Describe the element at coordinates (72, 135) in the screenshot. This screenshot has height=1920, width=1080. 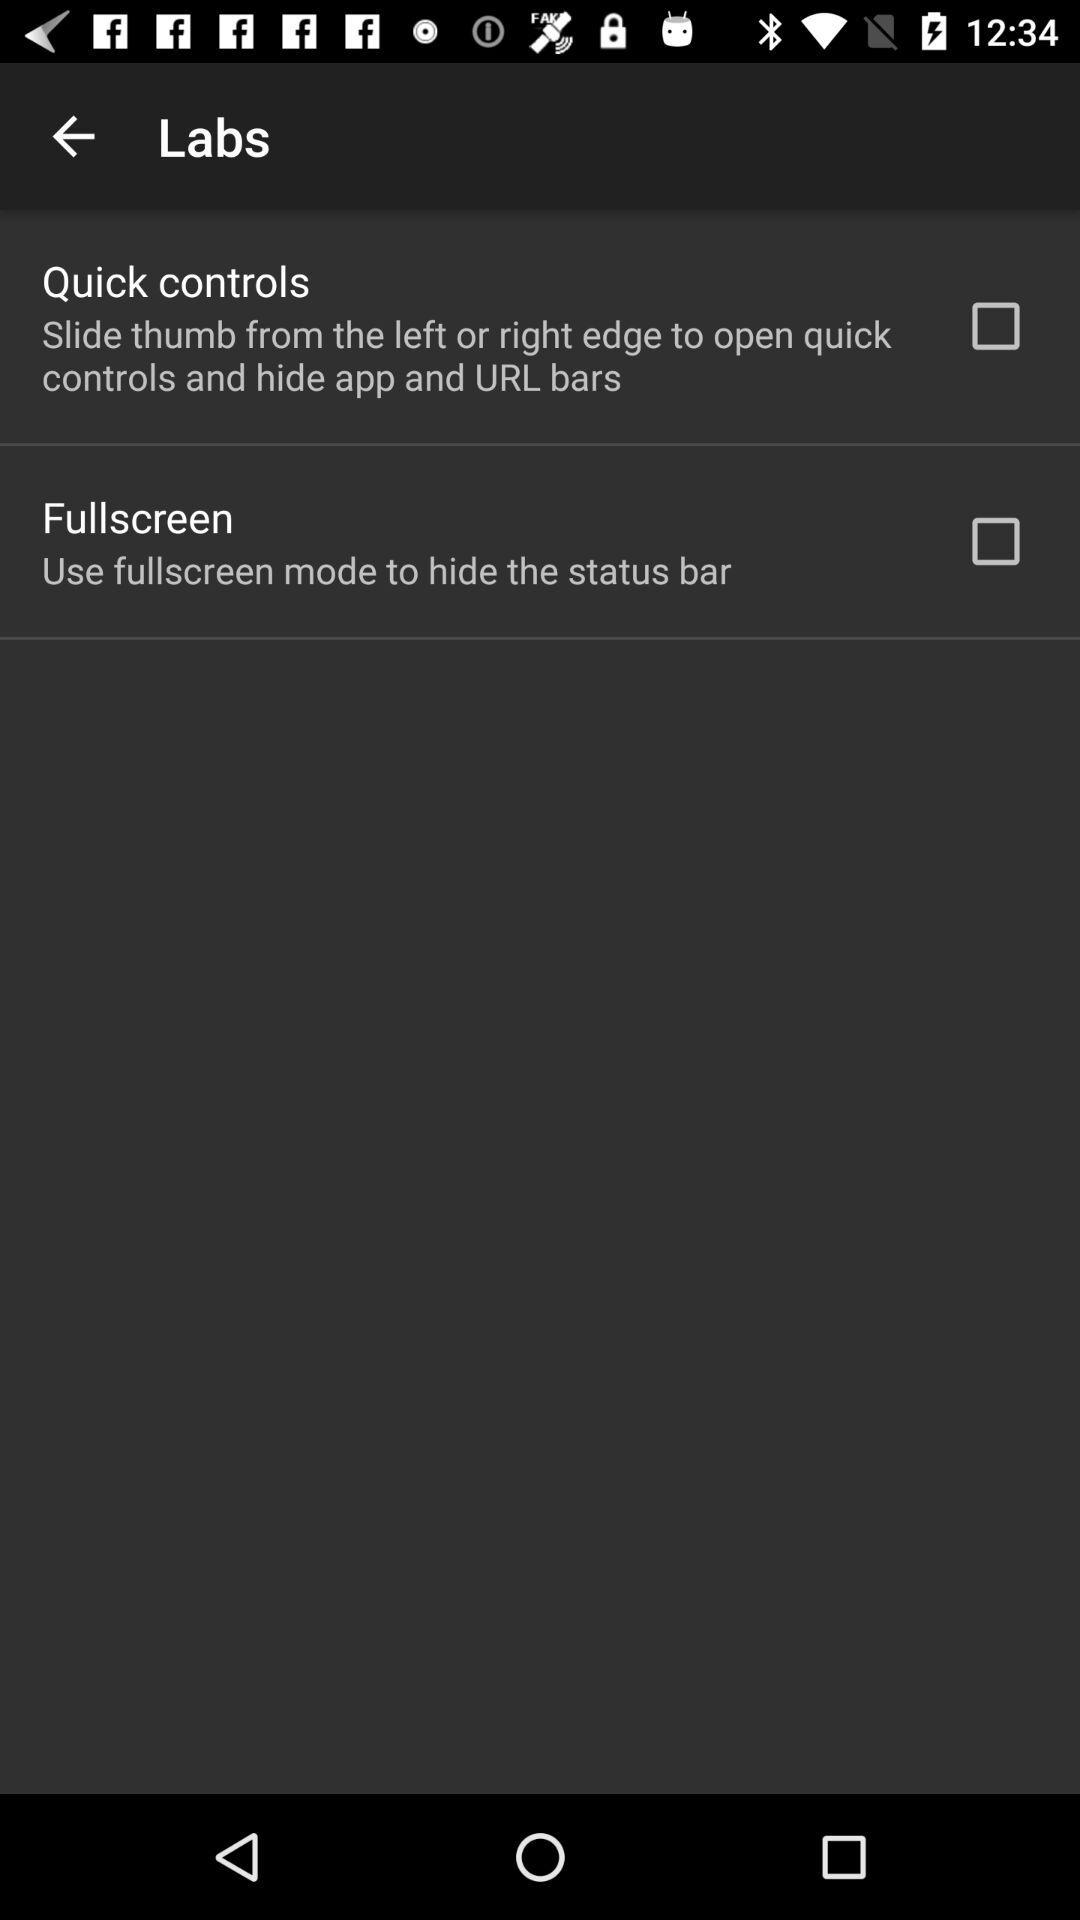
I see `the app above quick controls item` at that location.